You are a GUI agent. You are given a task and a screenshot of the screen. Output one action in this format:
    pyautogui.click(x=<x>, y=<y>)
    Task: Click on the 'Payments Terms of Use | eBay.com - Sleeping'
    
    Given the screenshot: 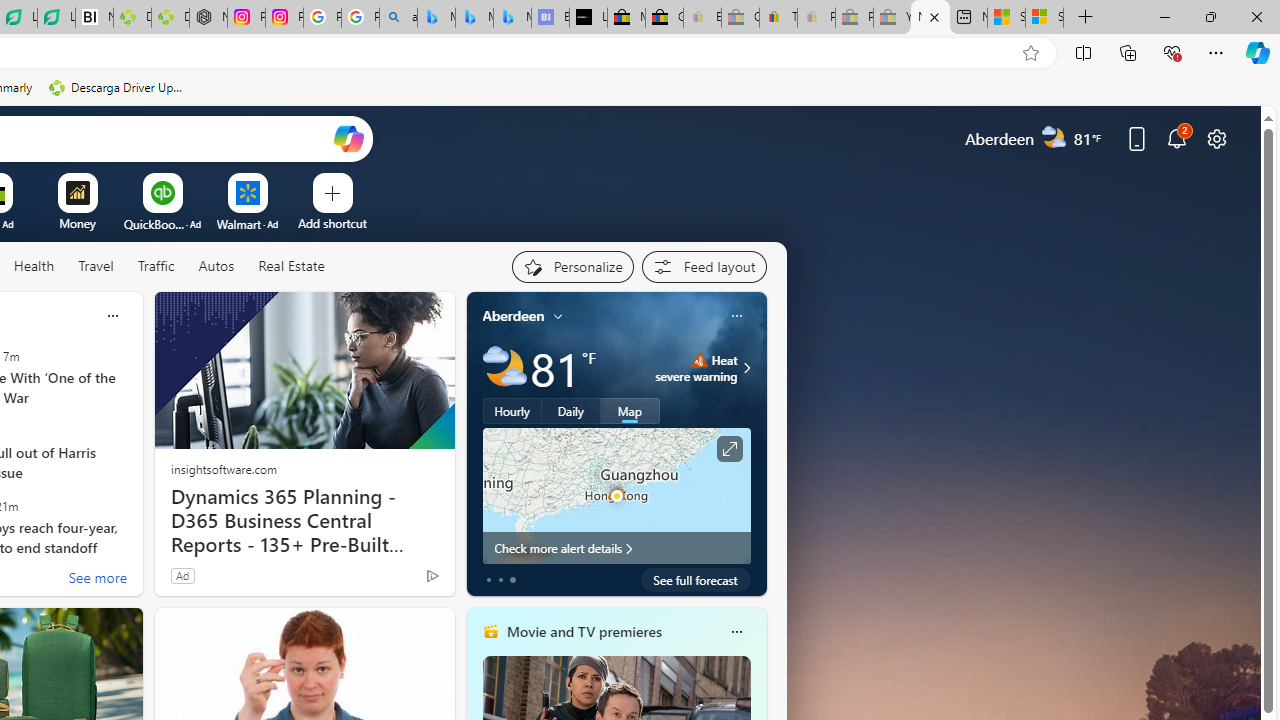 What is the action you would take?
    pyautogui.click(x=816, y=17)
    